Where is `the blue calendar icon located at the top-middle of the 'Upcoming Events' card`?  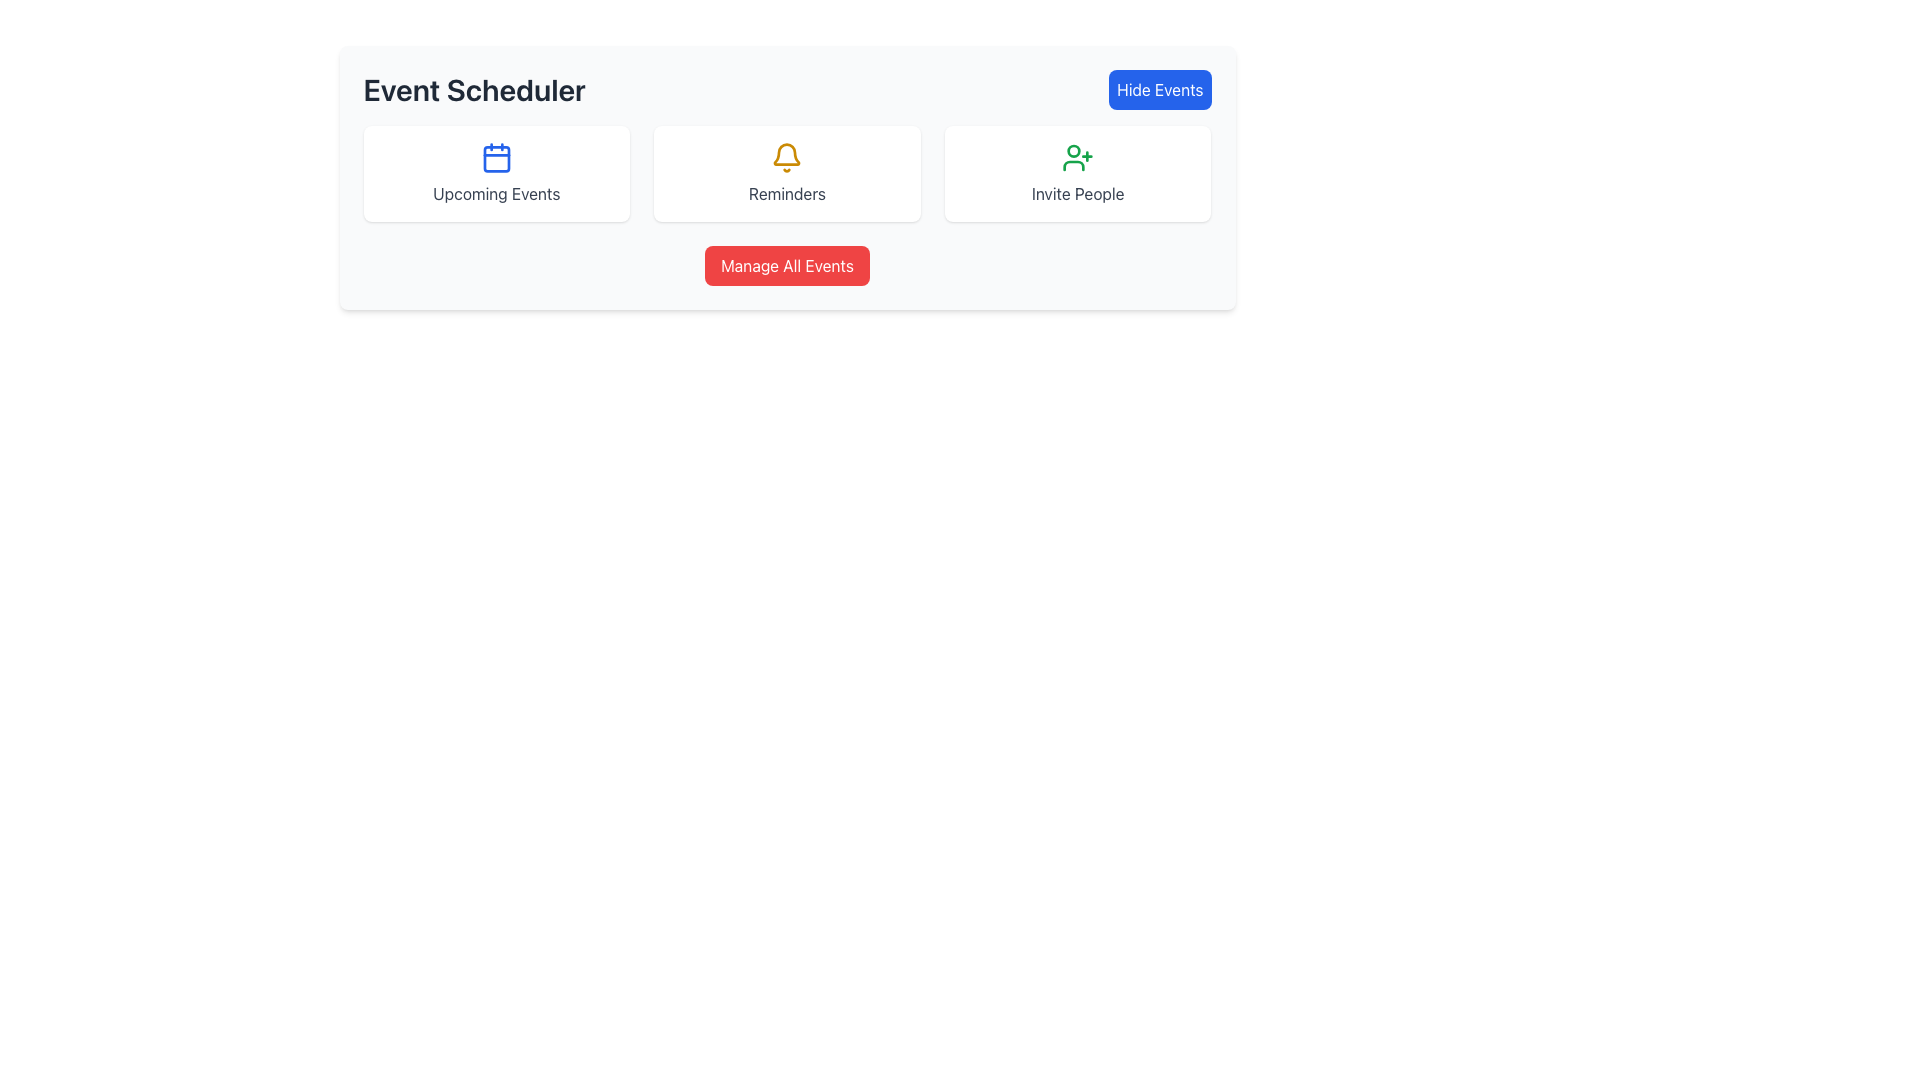
the blue calendar icon located at the top-middle of the 'Upcoming Events' card is located at coordinates (496, 157).